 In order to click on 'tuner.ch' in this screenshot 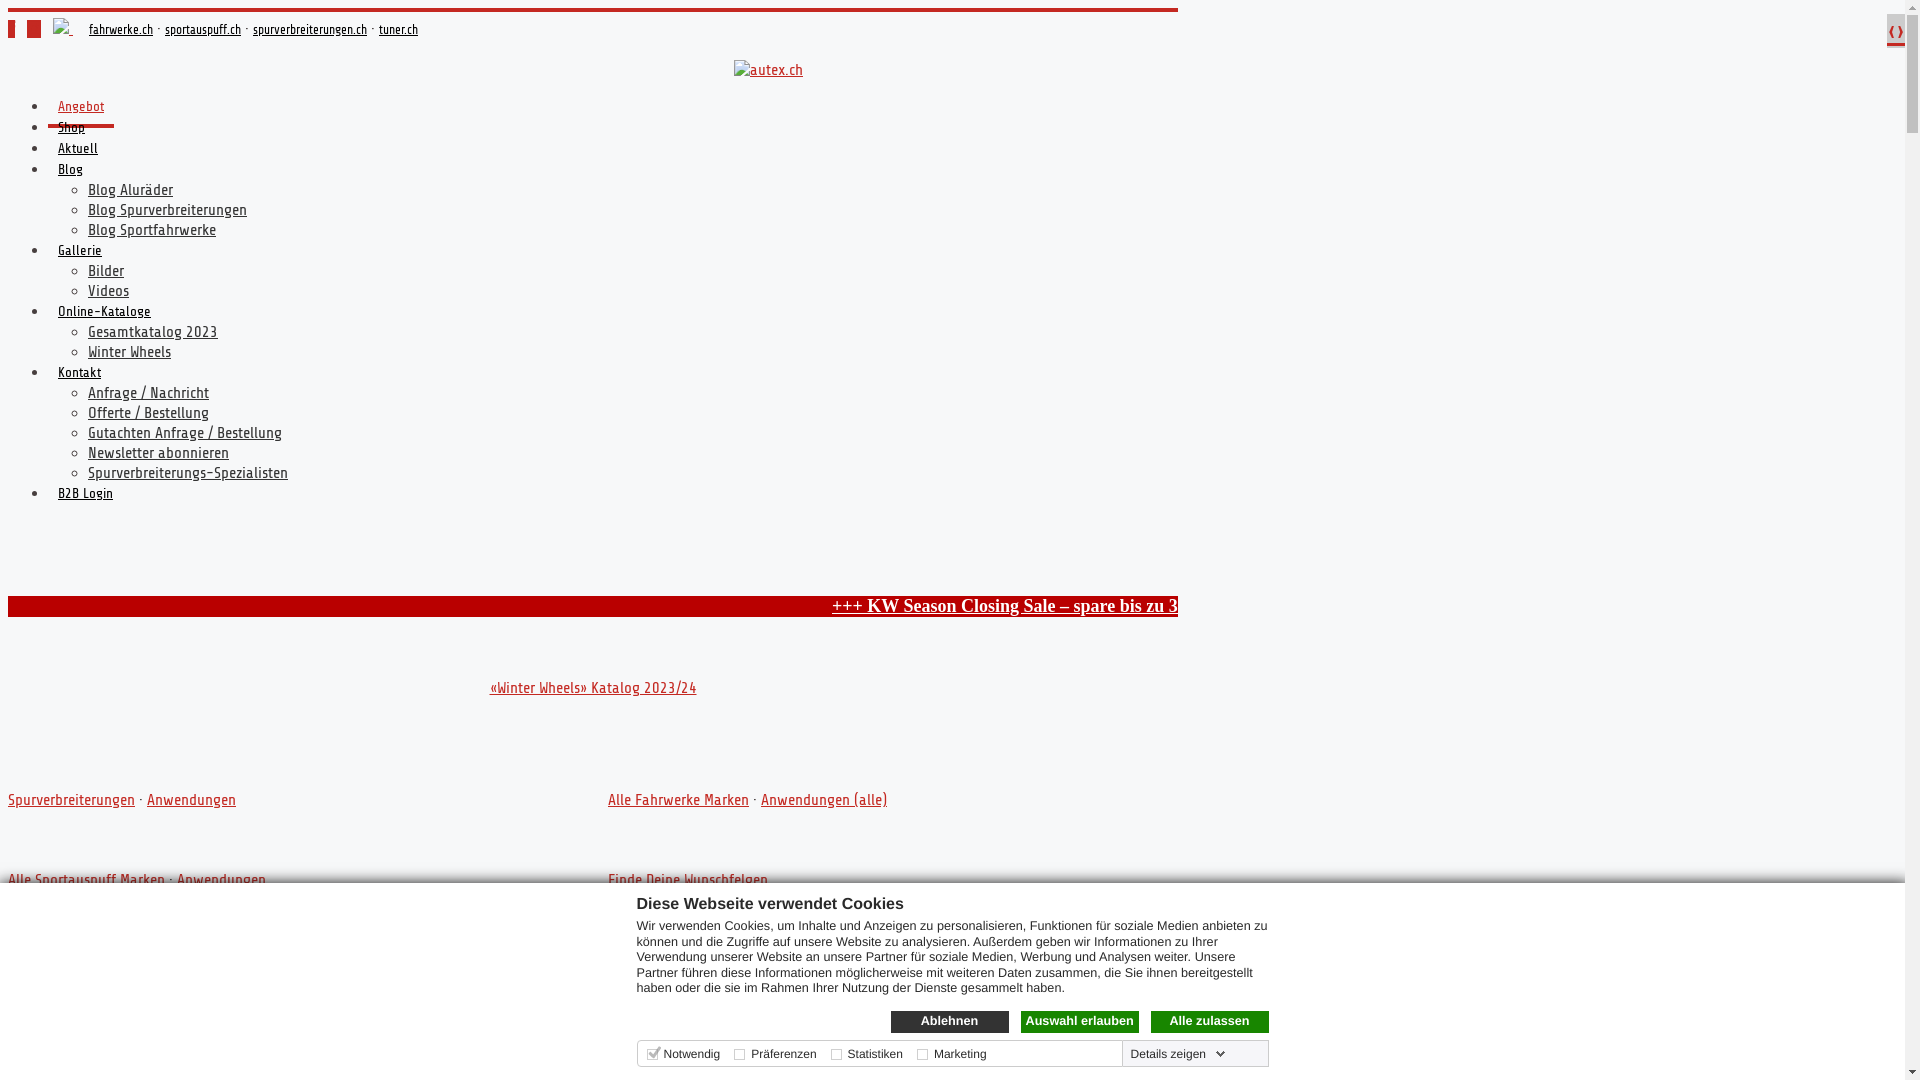, I will do `click(398, 29)`.